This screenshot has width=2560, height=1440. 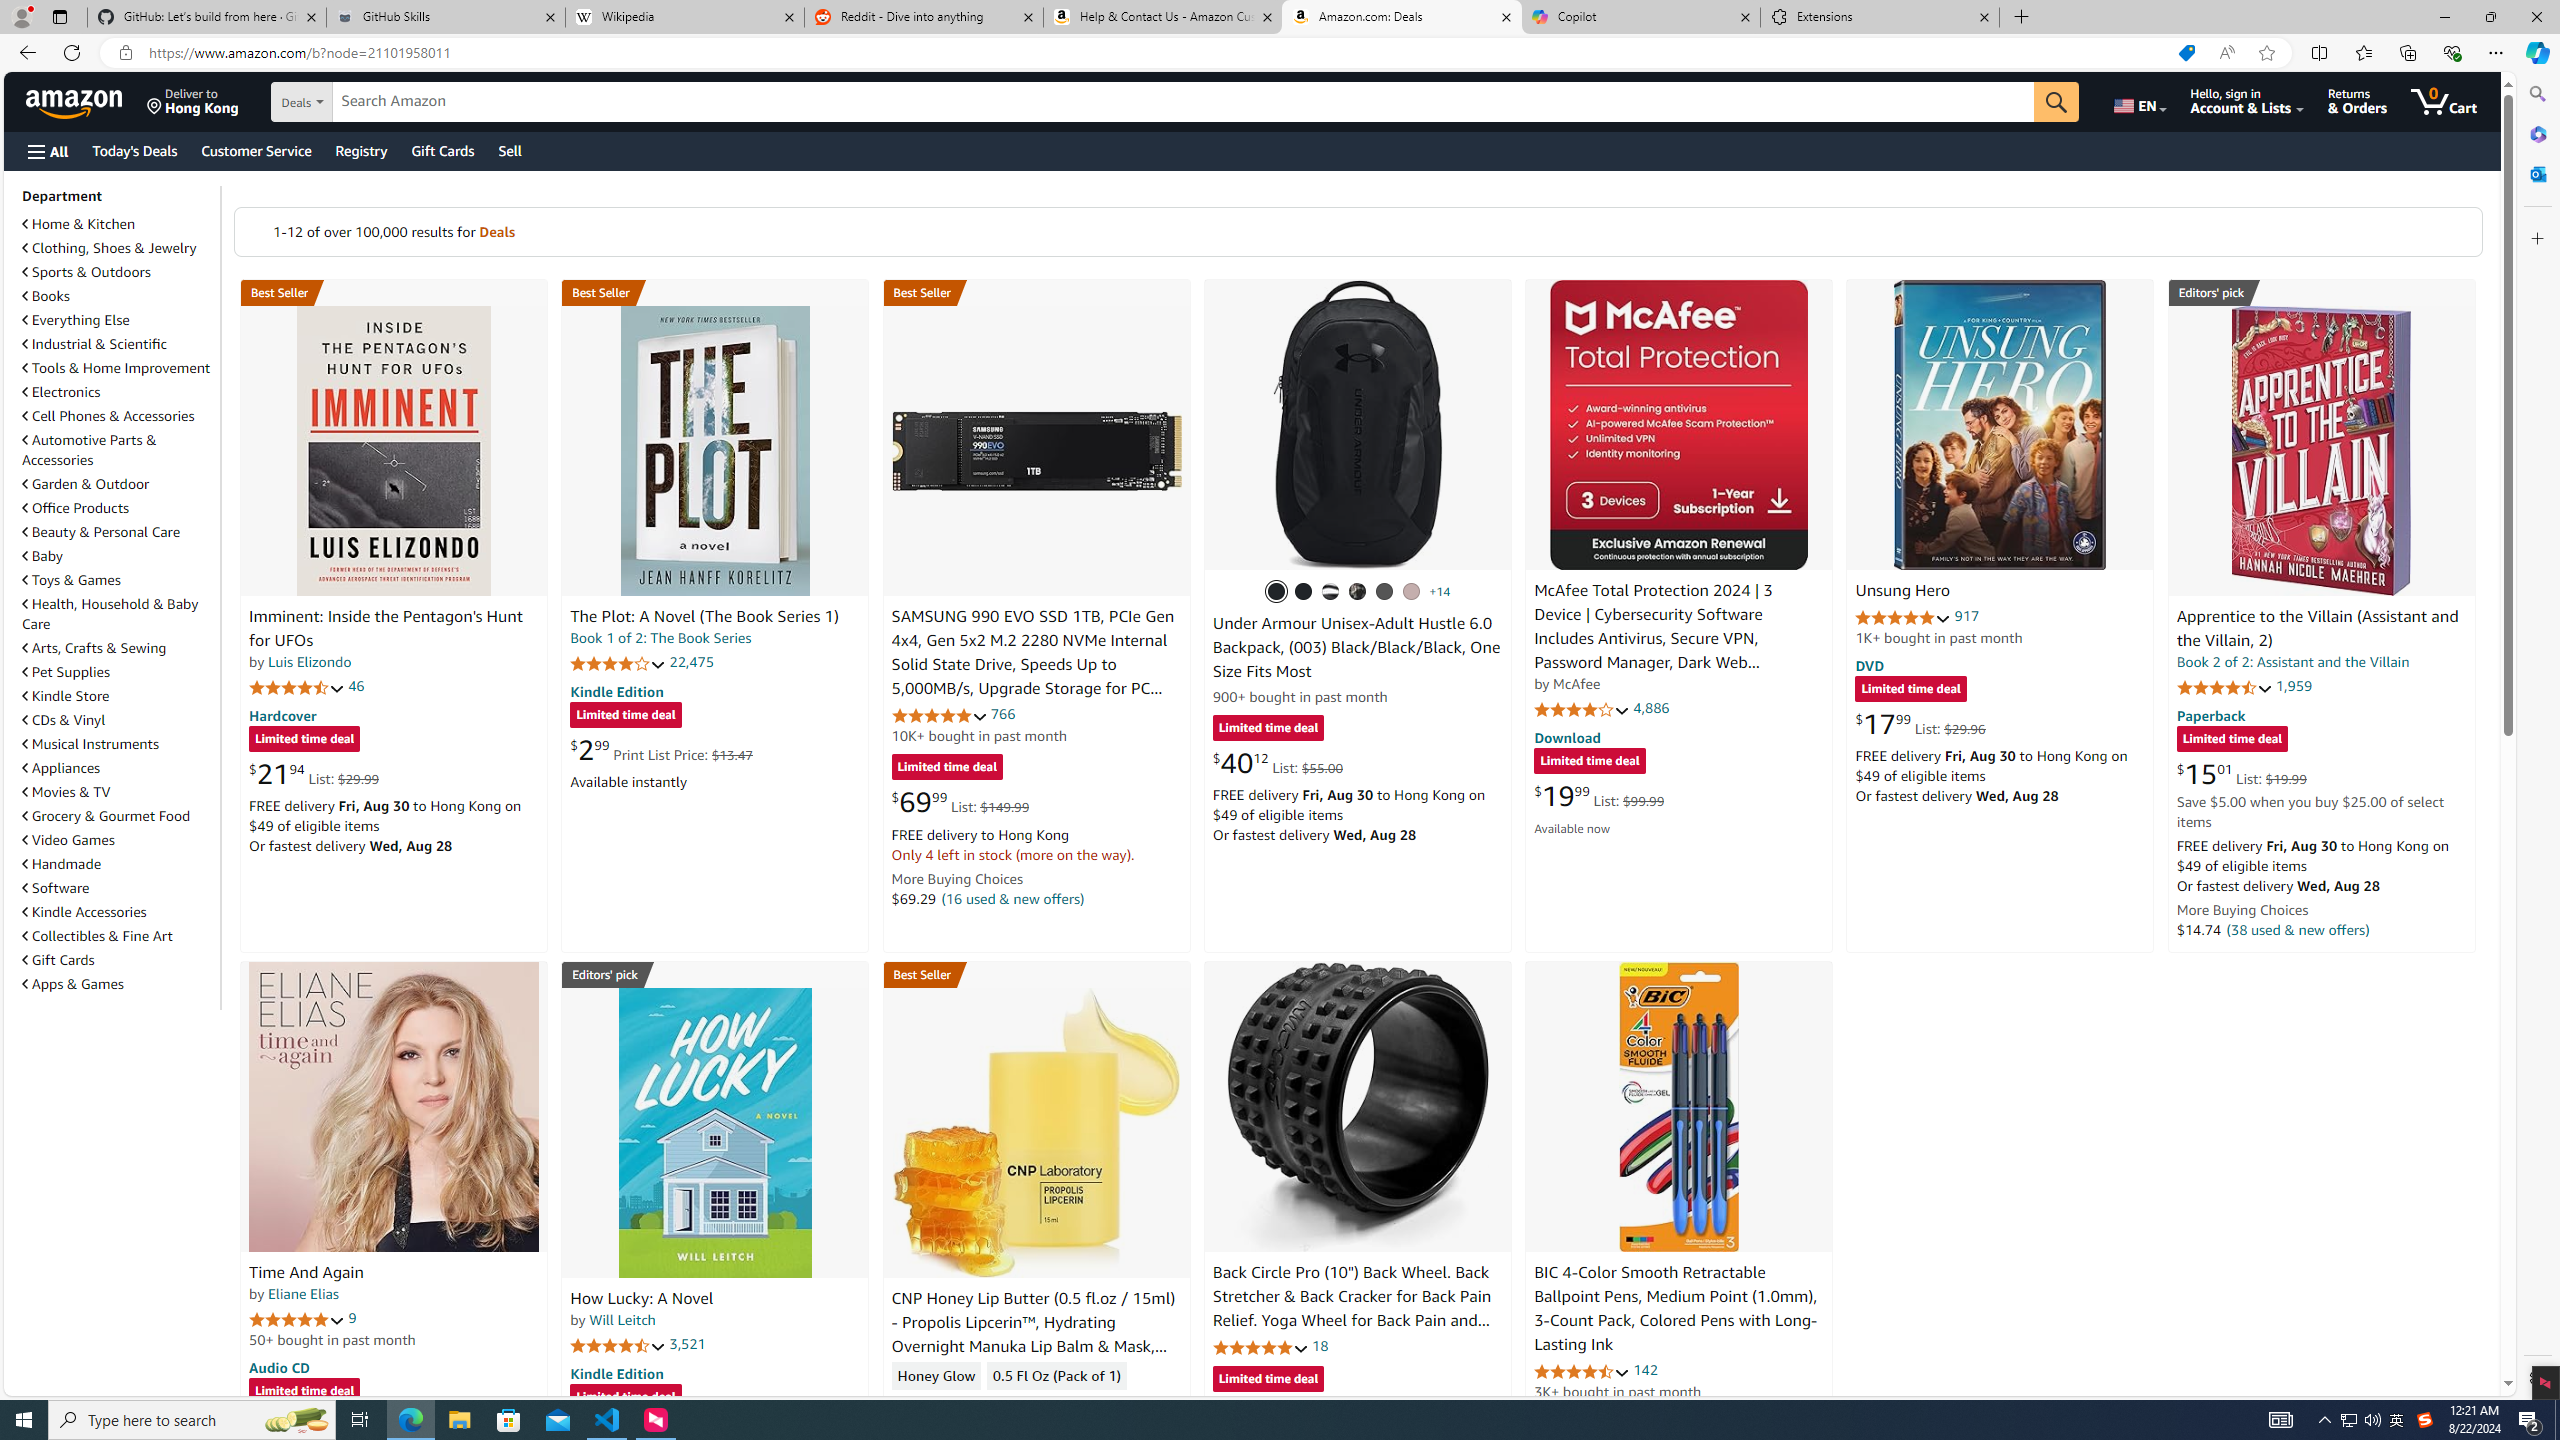 What do you see at coordinates (359, 150) in the screenshot?
I see `'Registry'` at bounding box center [359, 150].